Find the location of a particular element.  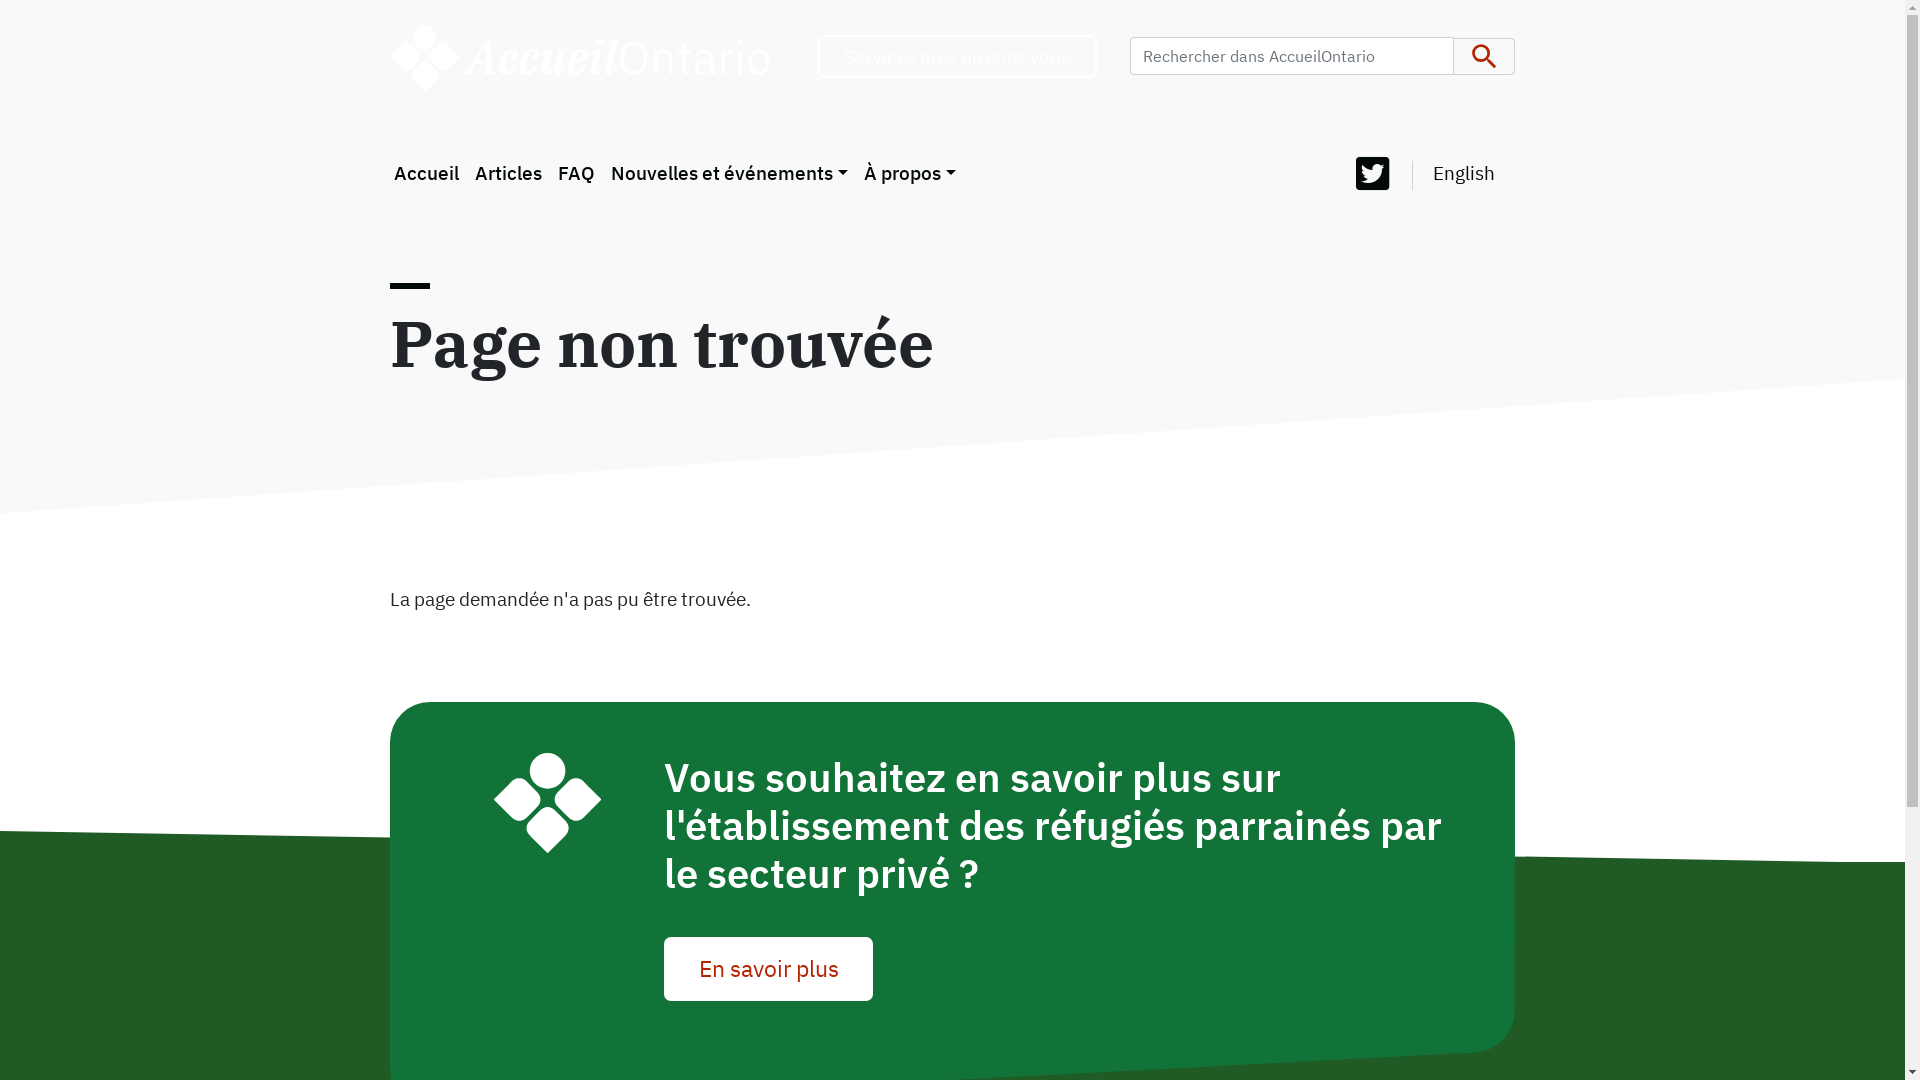

'Accueil' is located at coordinates (385, 172).